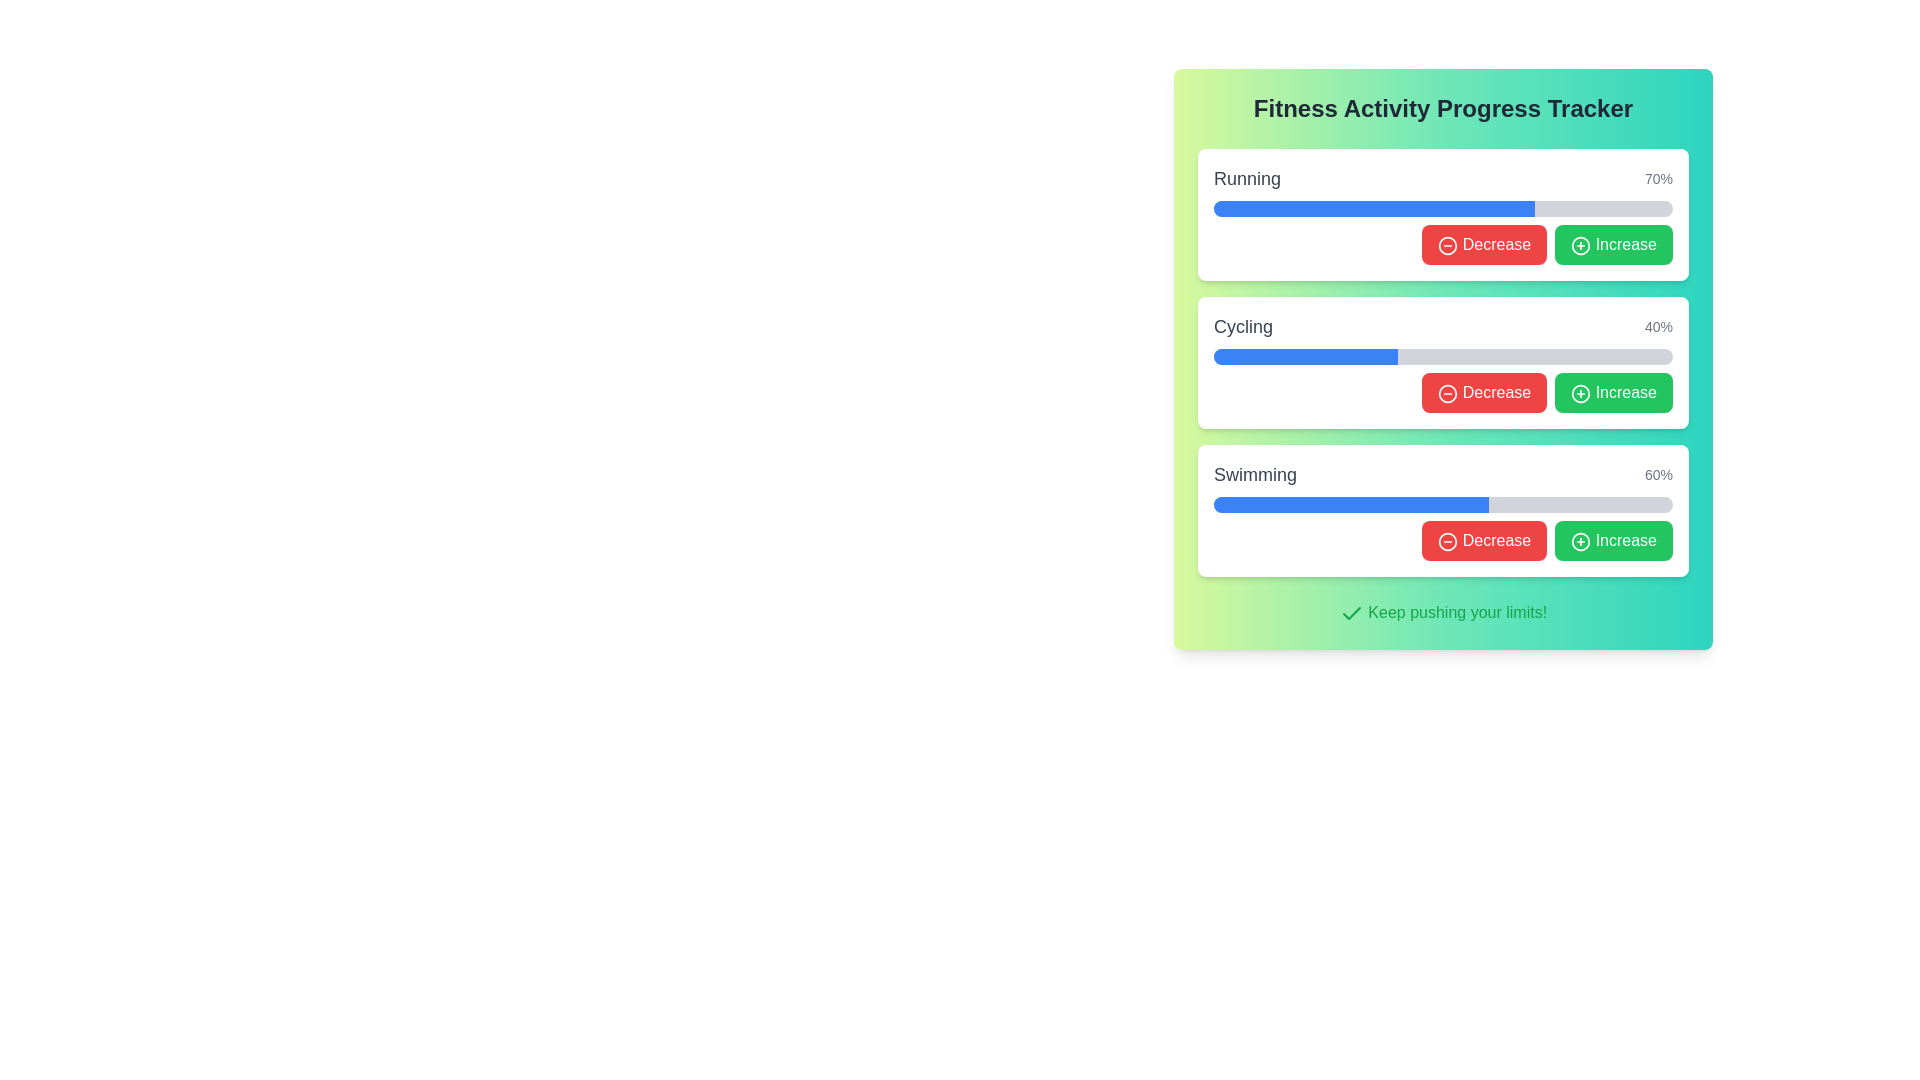 The height and width of the screenshot is (1080, 1920). Describe the element at coordinates (1443, 362) in the screenshot. I see `the increment or decrement buttons located in the fitness activity progress tracker section, which is positioned under the title 'Fitness Activity Progress Tracker'` at that location.